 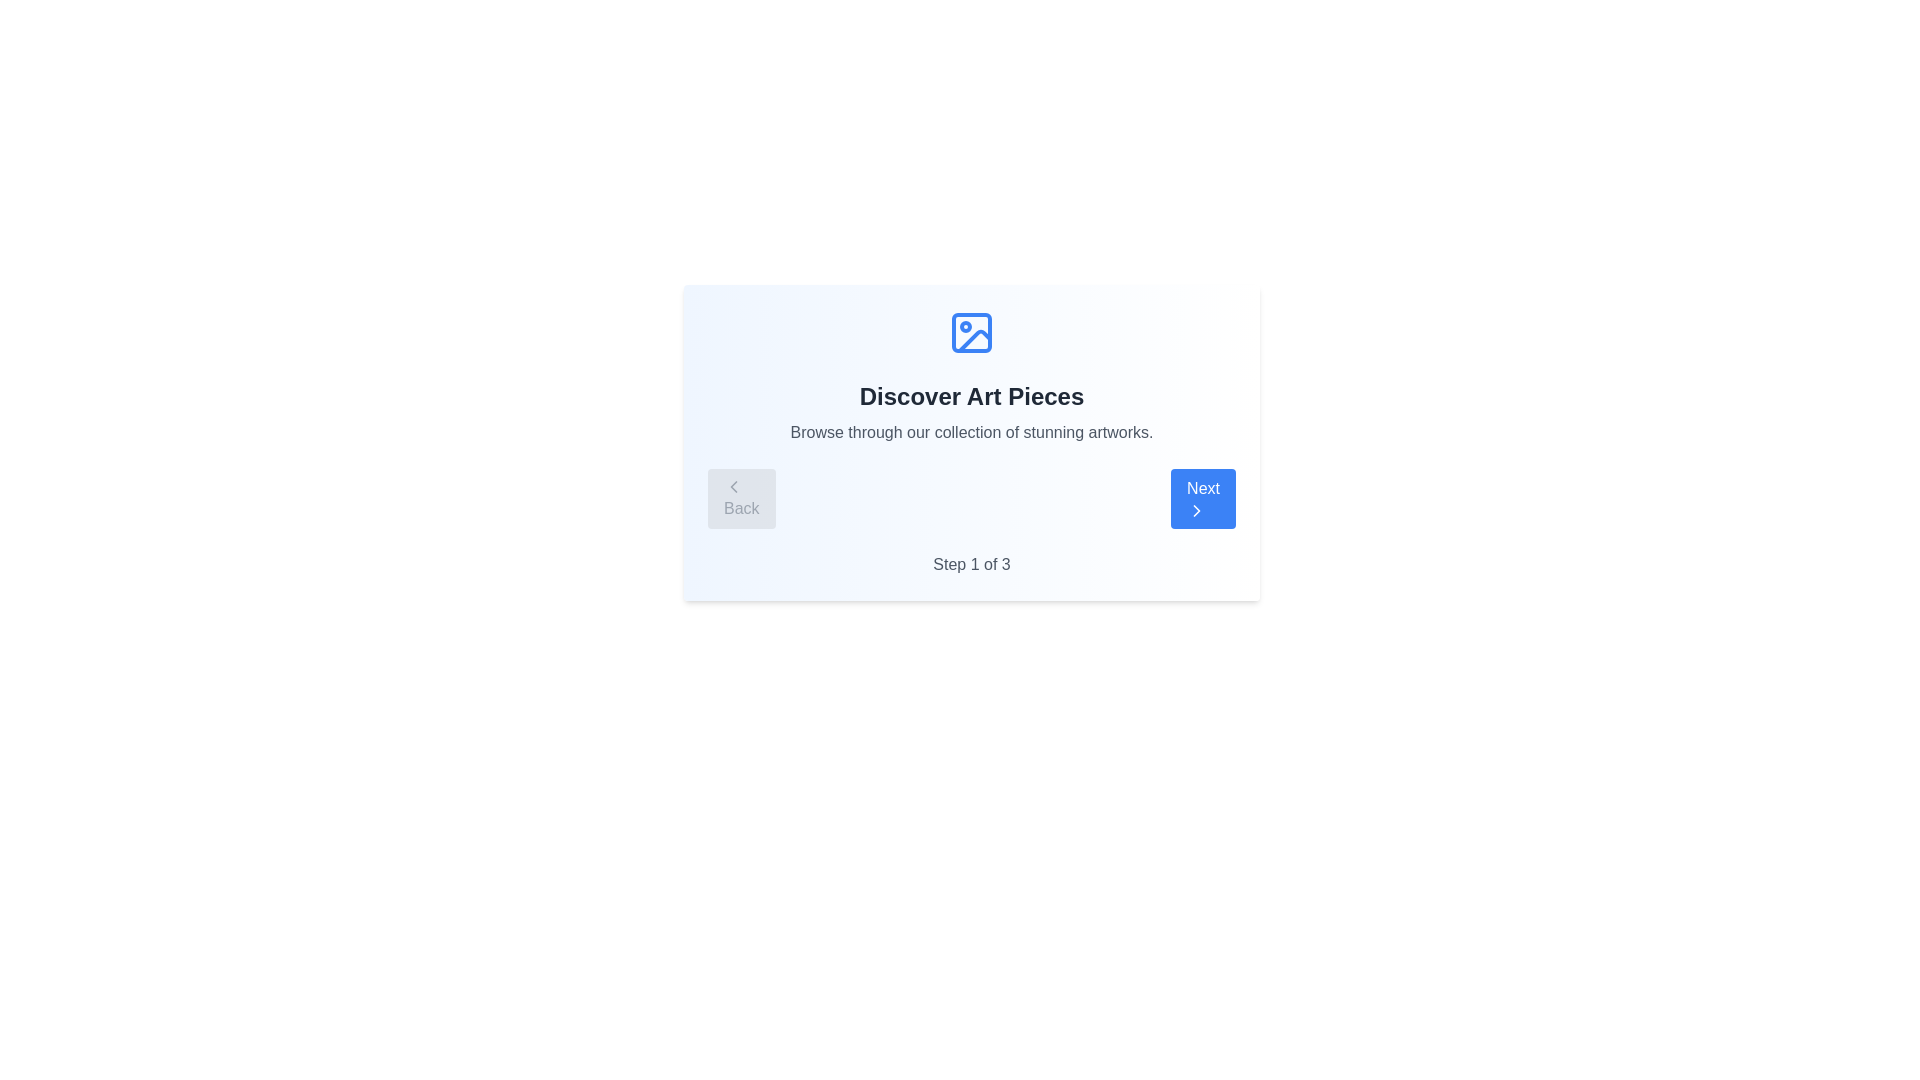 I want to click on the 'Next' button to navigate to the next step, so click(x=1202, y=497).